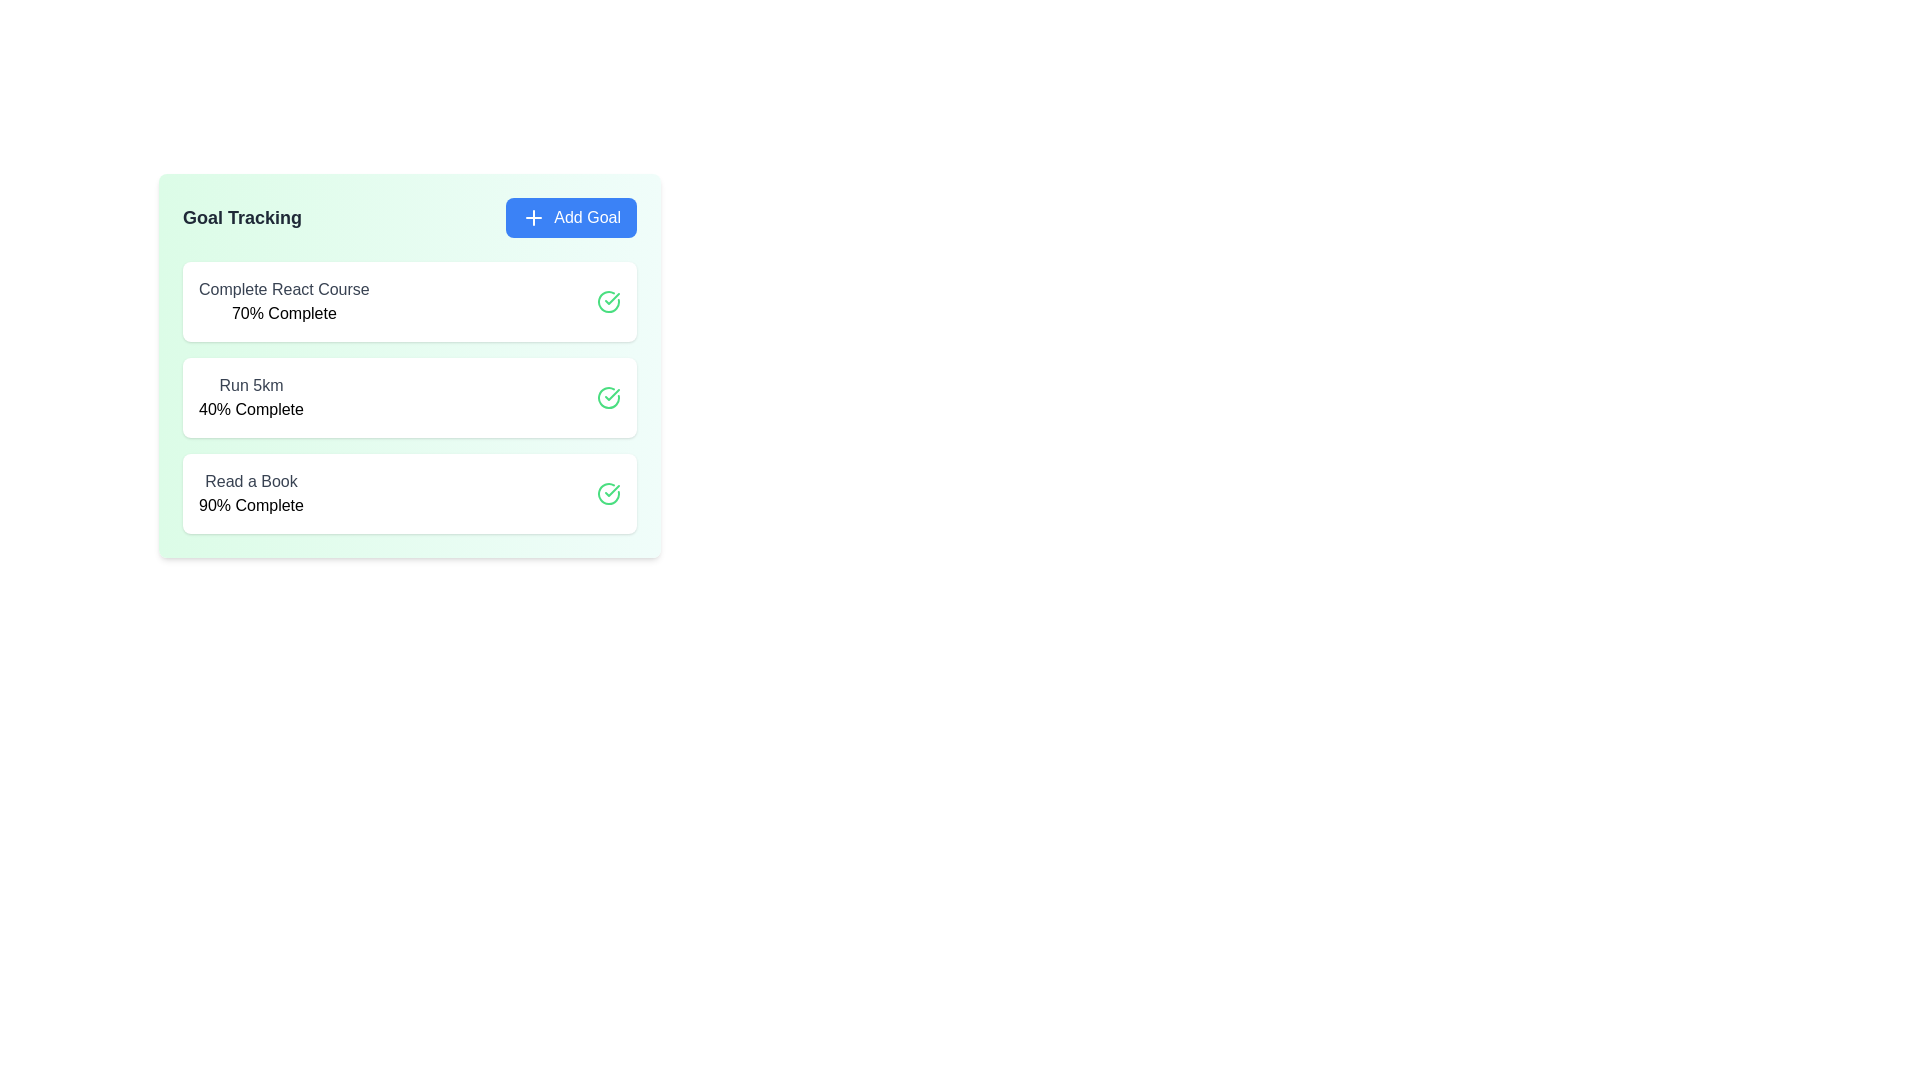 This screenshot has width=1920, height=1080. What do you see at coordinates (608, 397) in the screenshot?
I see `the green circular icon with a checkmark that signifies a completed task, located to the right of the 'Run 5km' text and below the 'Complete React Course' section` at bounding box center [608, 397].